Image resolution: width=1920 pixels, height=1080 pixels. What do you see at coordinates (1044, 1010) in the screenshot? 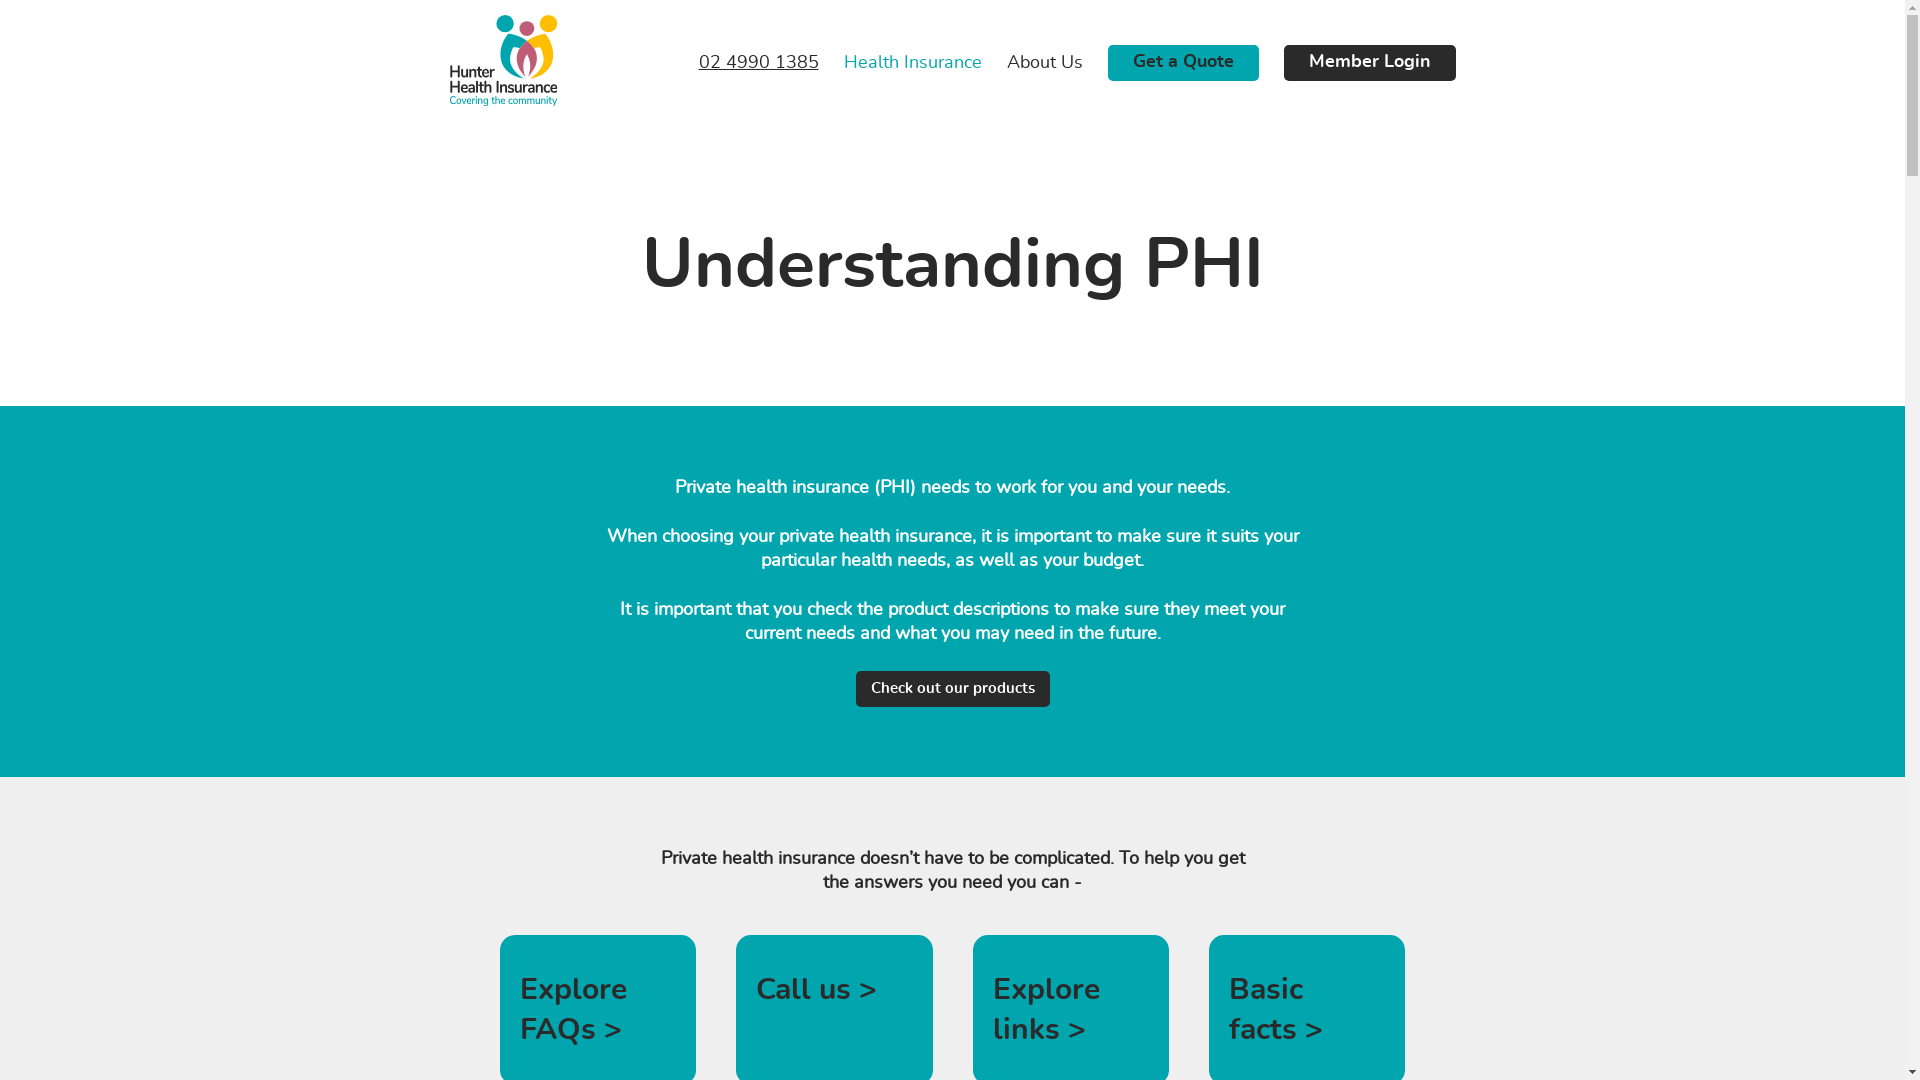
I see `'Explore links >'` at bounding box center [1044, 1010].